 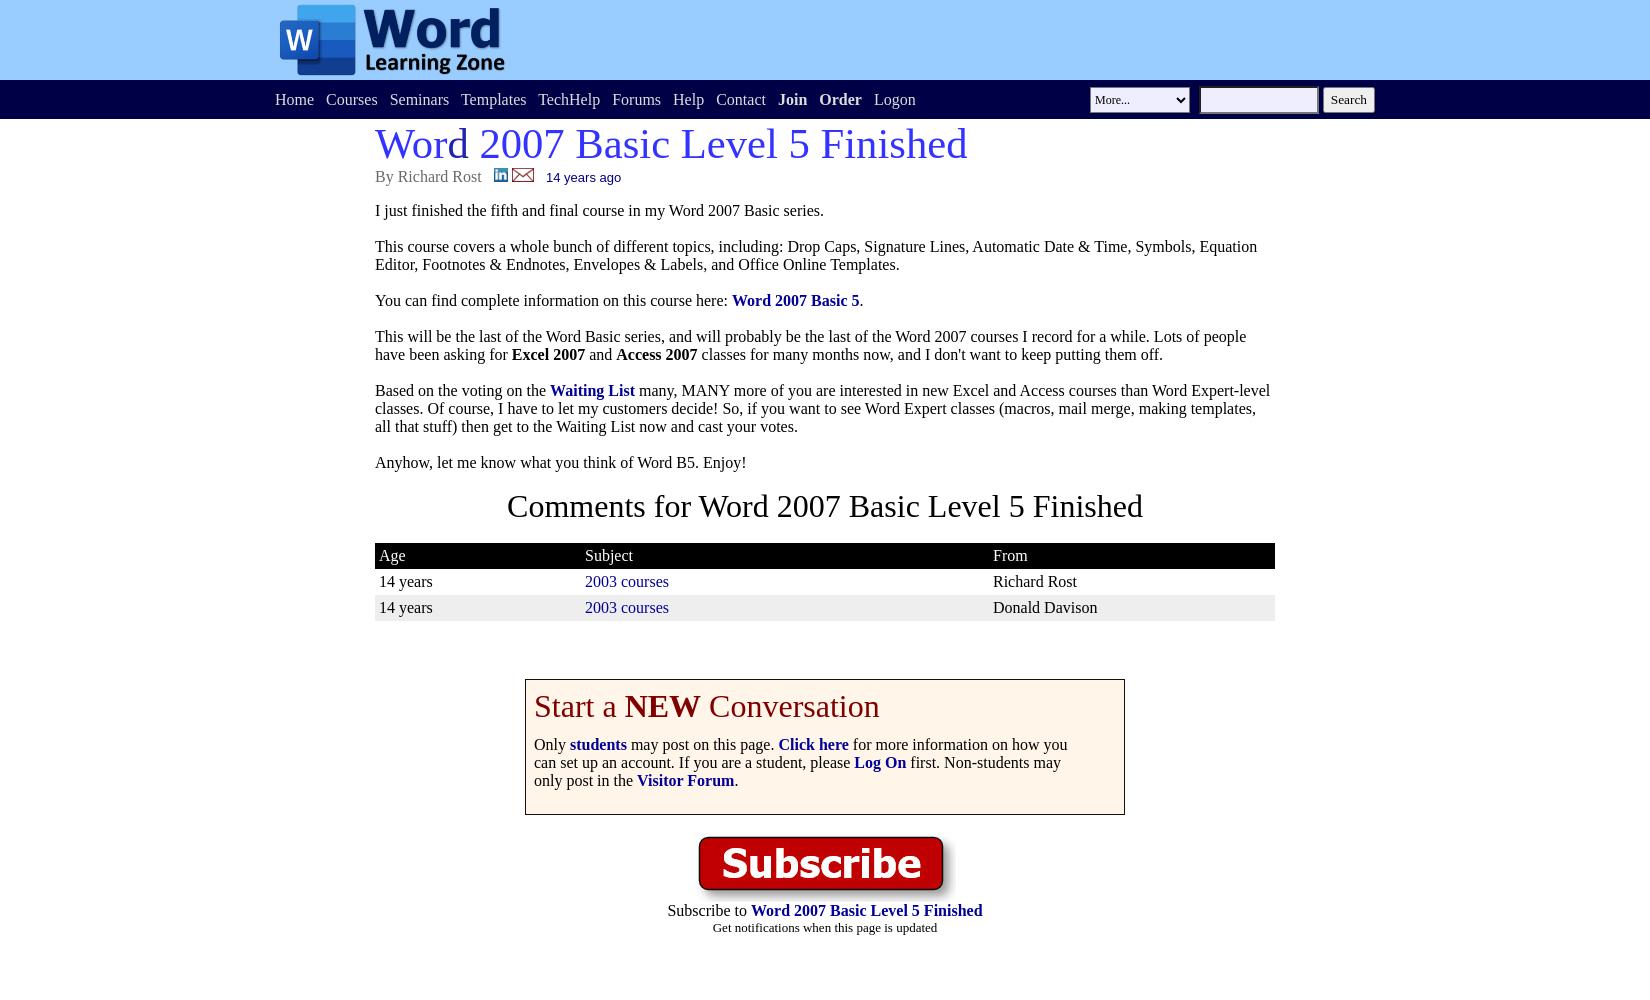 What do you see at coordinates (591, 390) in the screenshot?
I see `'Waiting List'` at bounding box center [591, 390].